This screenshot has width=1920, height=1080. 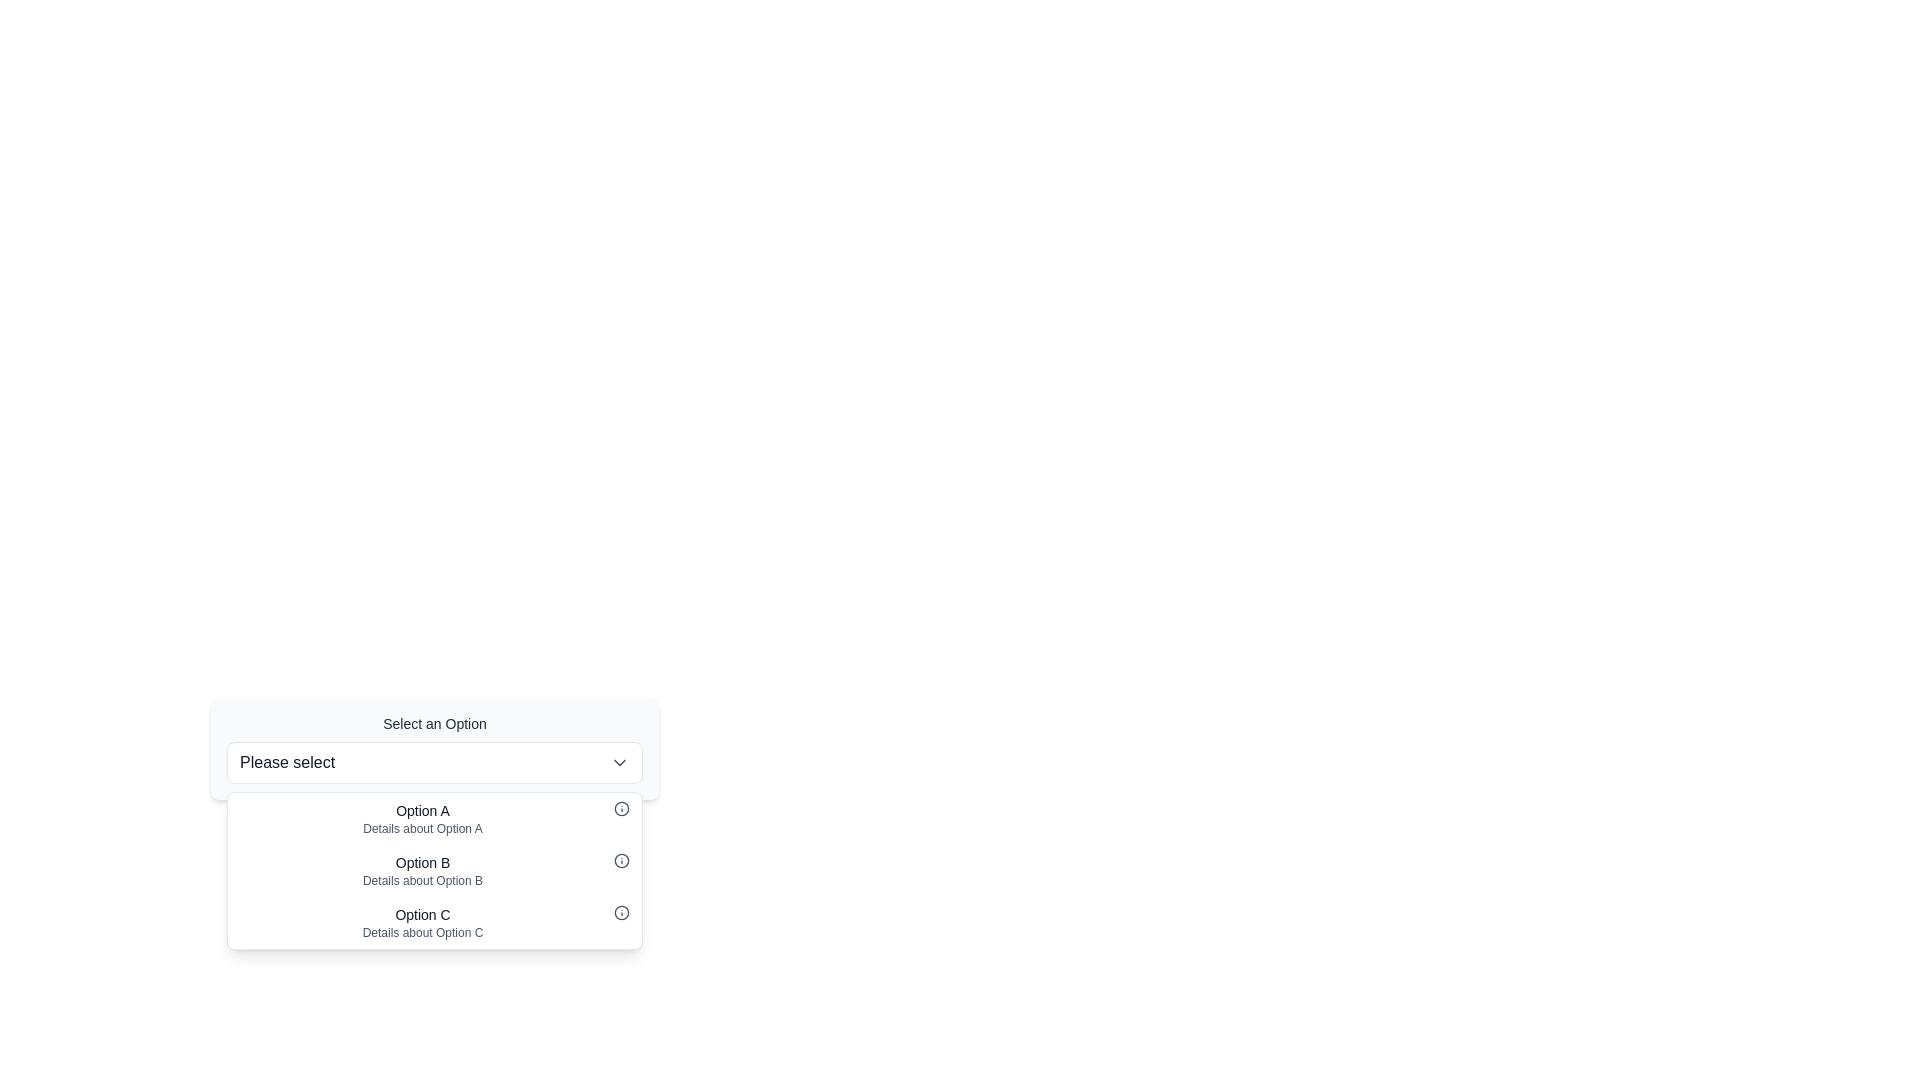 What do you see at coordinates (421, 914) in the screenshot?
I see `the textual label that reads 'Option C', which is a bold, medium-sized, dark gray text located in the third item of a dropdown menu` at bounding box center [421, 914].